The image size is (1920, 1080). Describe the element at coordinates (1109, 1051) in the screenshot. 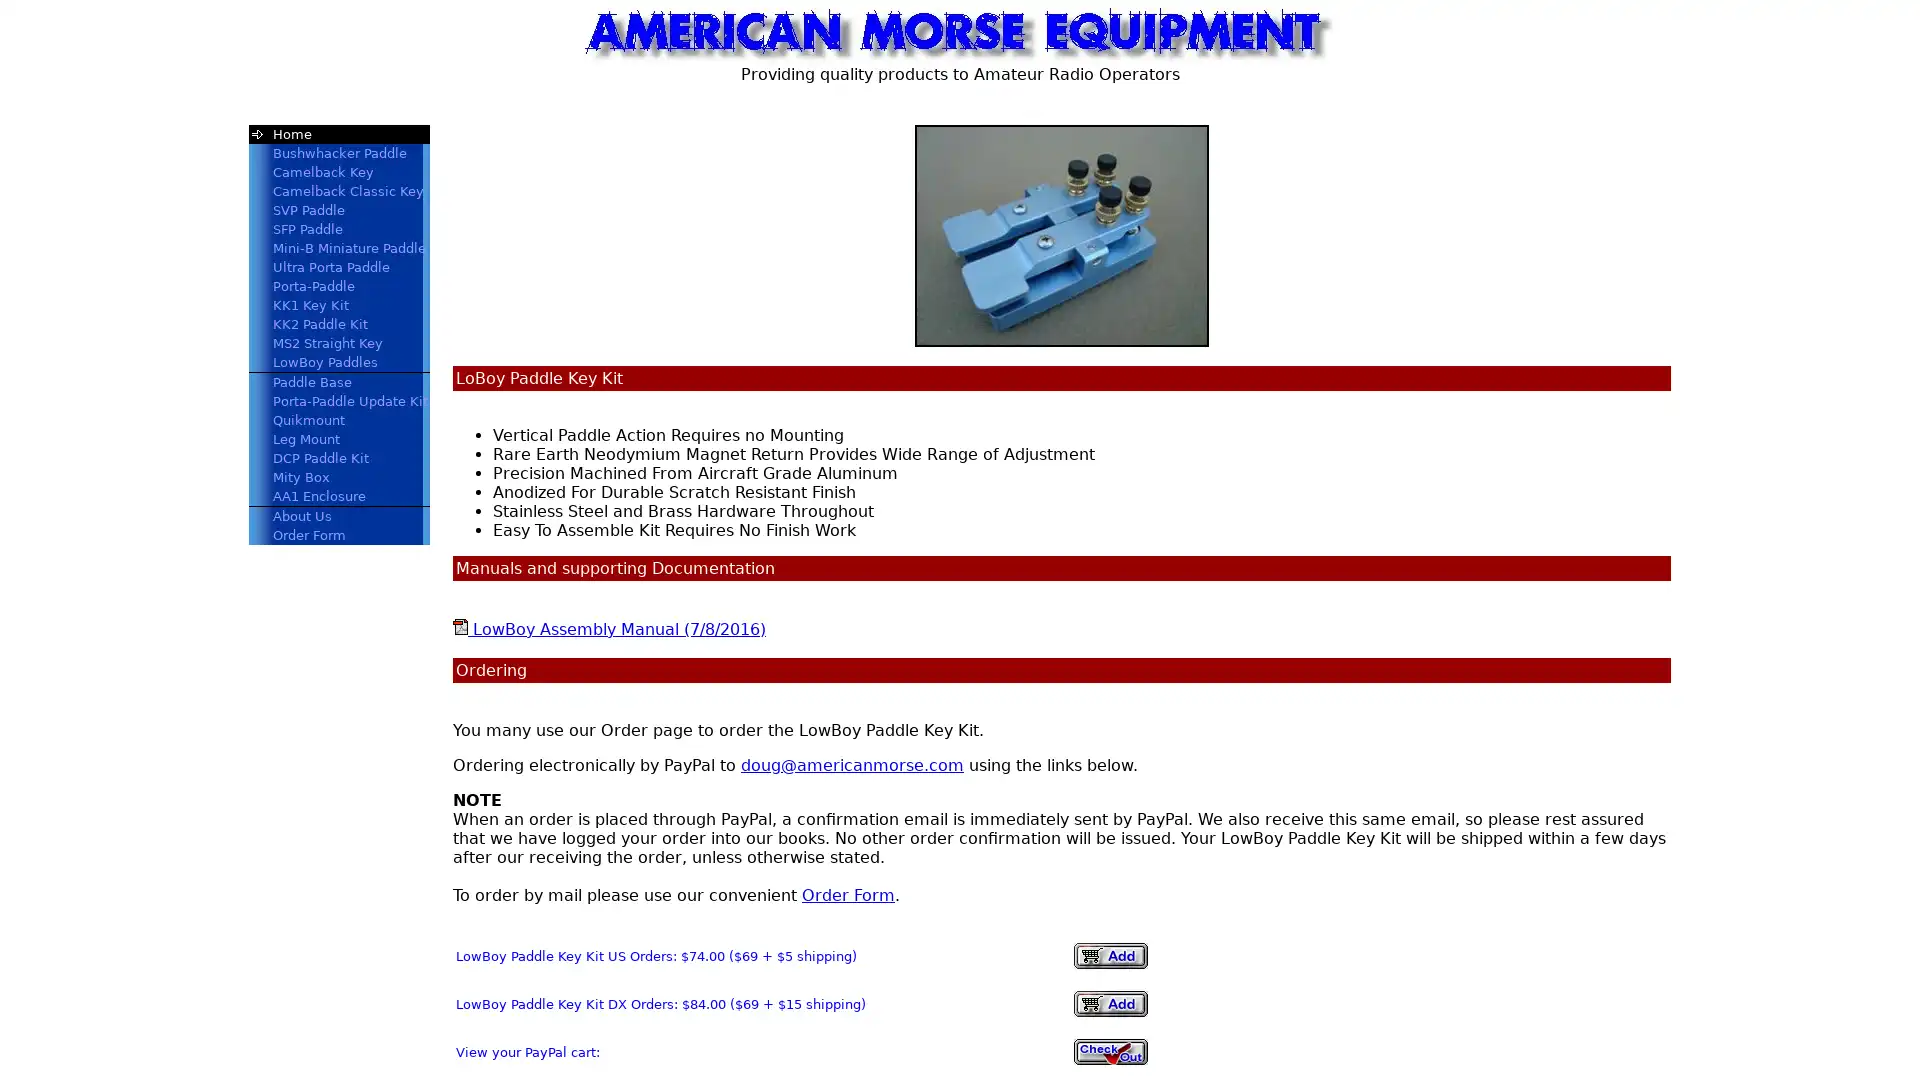

I see `Make payments with PayPal - it's fast, free and secure!` at that location.